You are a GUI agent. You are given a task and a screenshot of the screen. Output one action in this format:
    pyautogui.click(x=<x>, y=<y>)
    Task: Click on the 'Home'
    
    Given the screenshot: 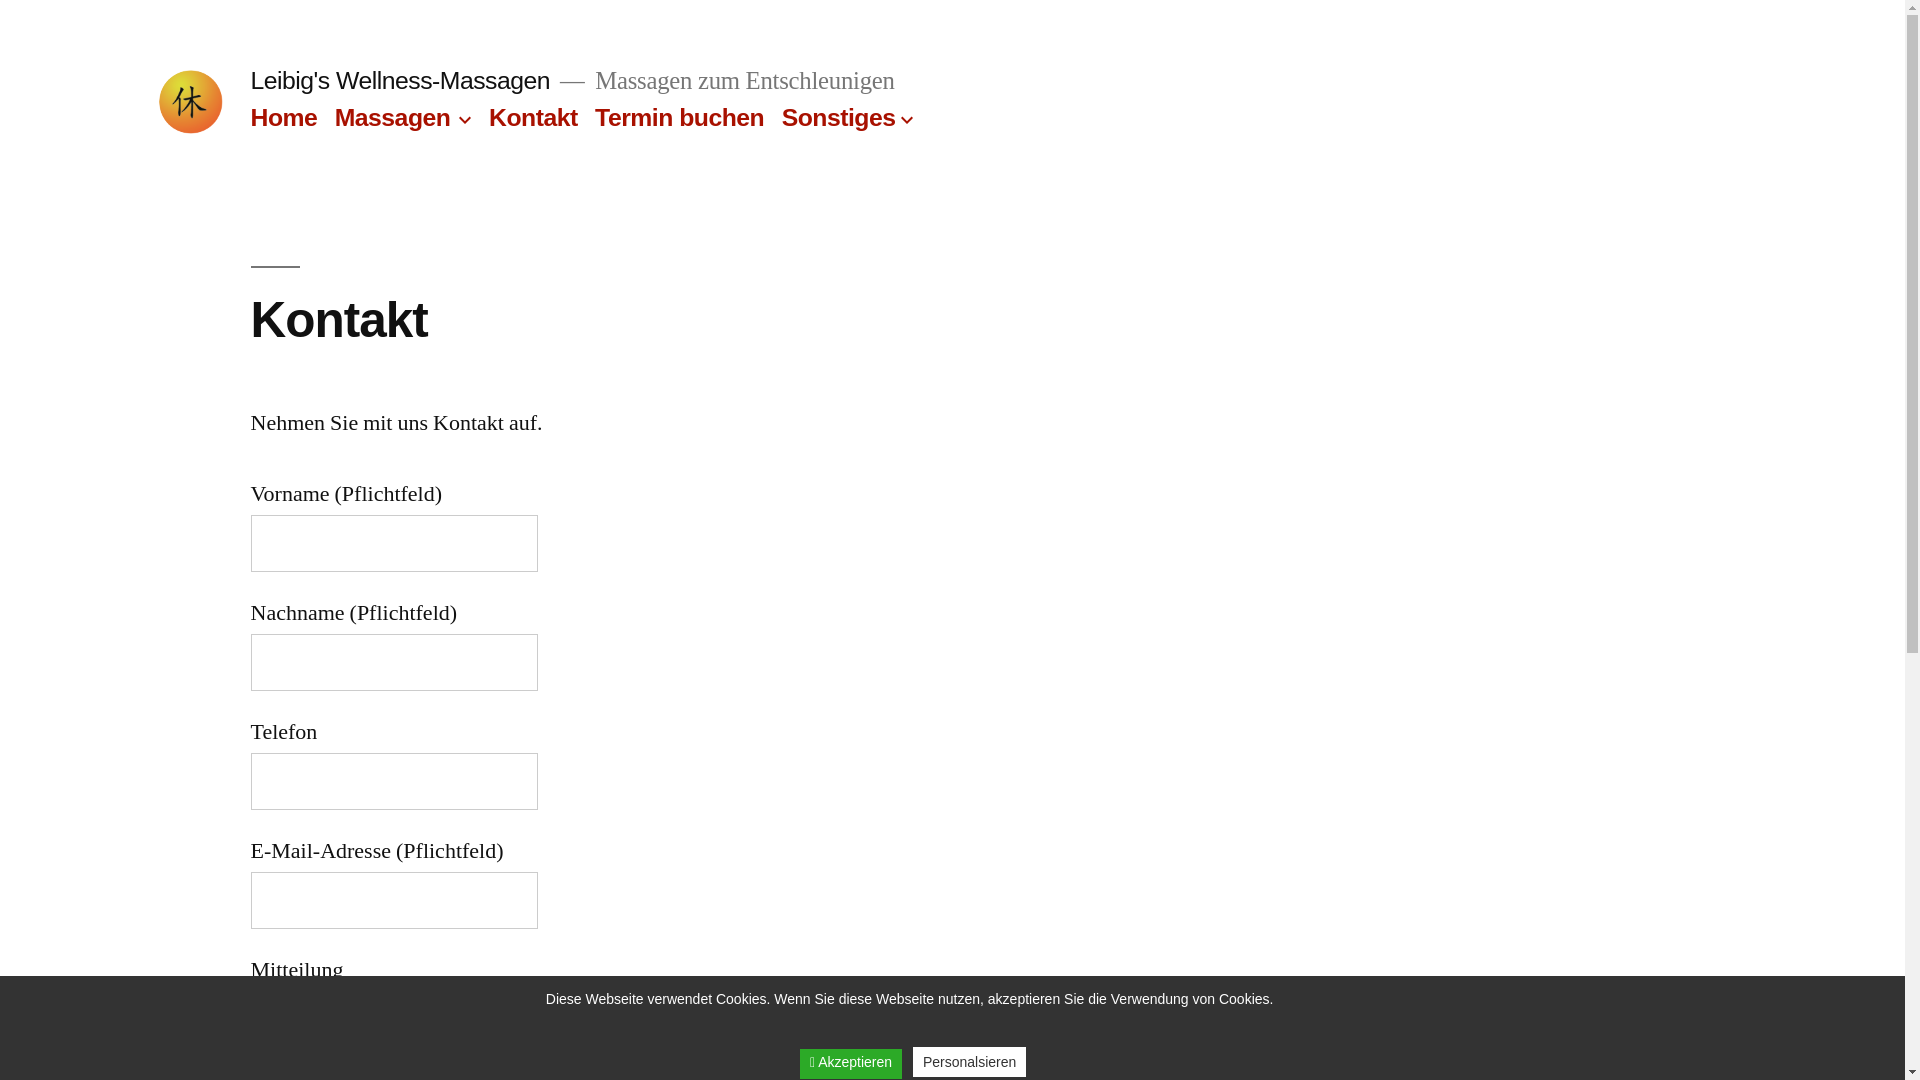 What is the action you would take?
    pyautogui.click(x=282, y=117)
    